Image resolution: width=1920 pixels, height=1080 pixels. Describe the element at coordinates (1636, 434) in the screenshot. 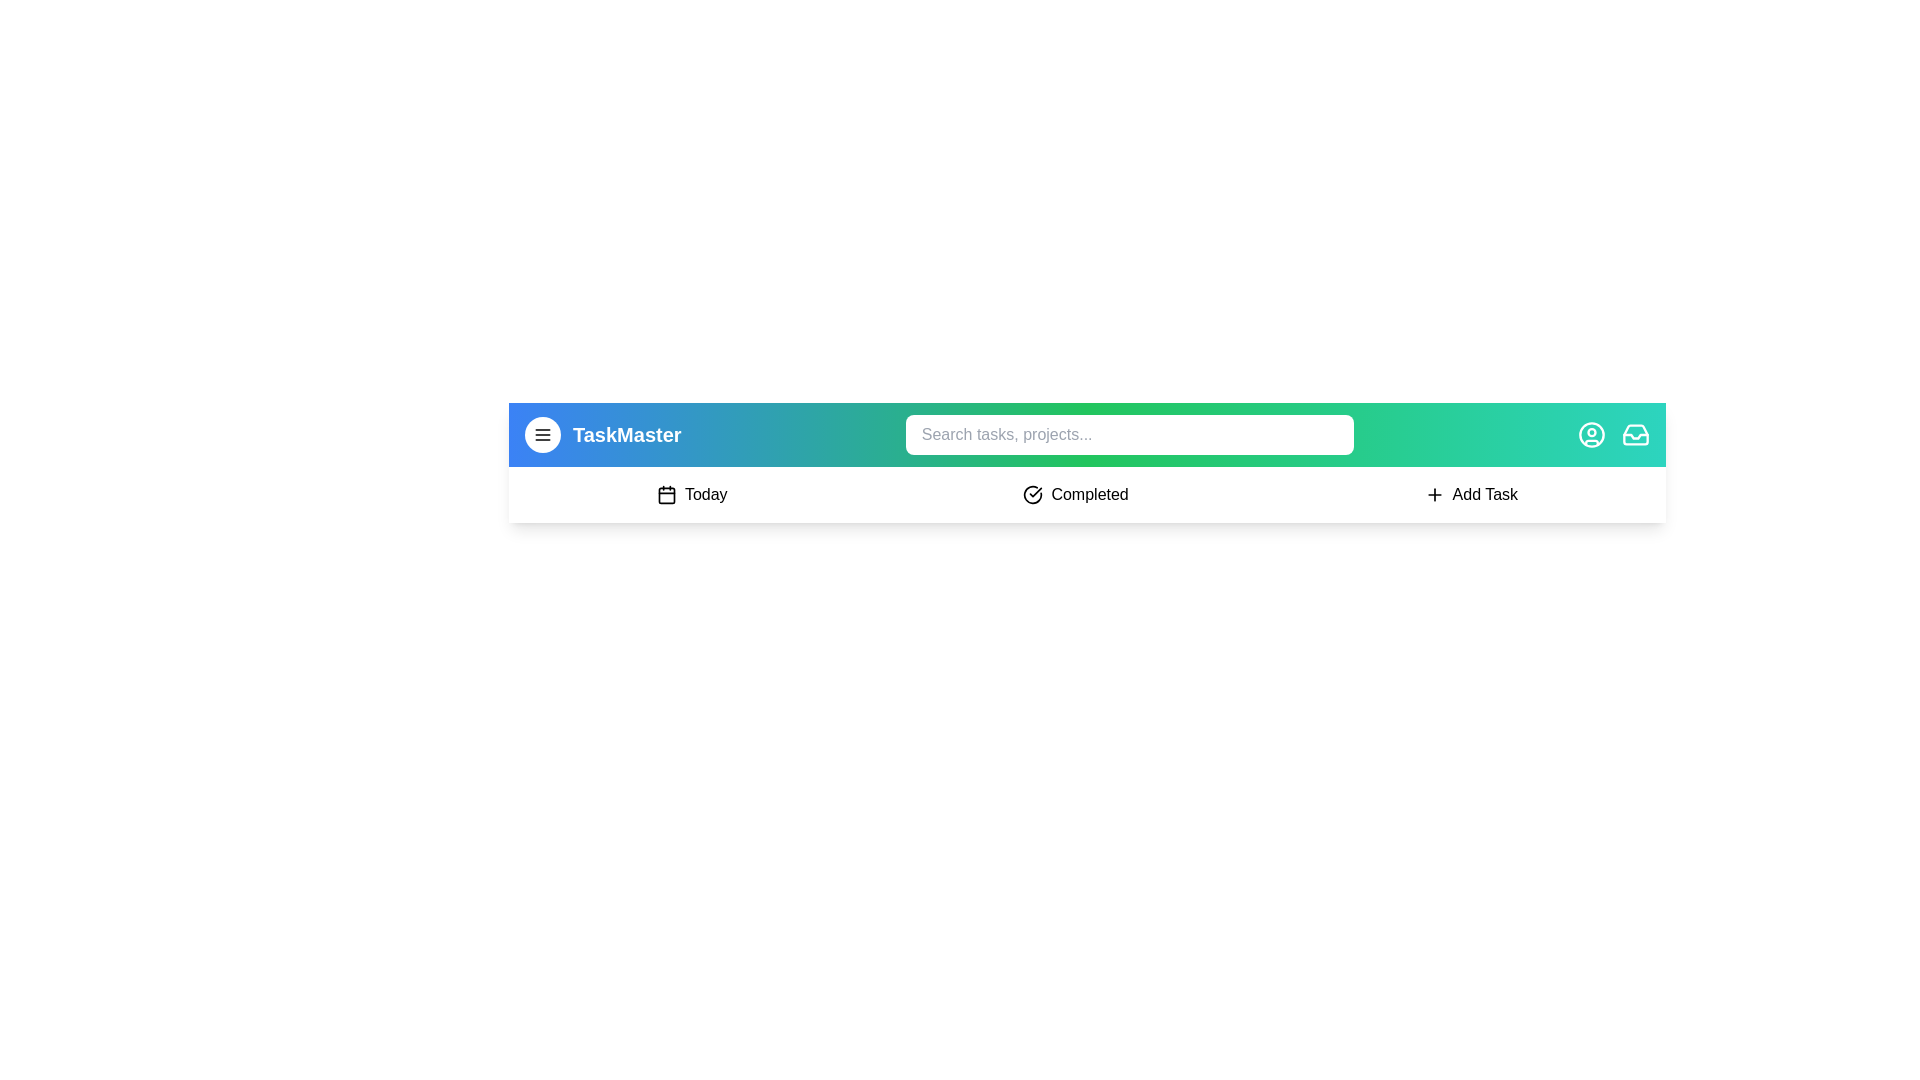

I see `the inbox icon to access the inbox` at that location.